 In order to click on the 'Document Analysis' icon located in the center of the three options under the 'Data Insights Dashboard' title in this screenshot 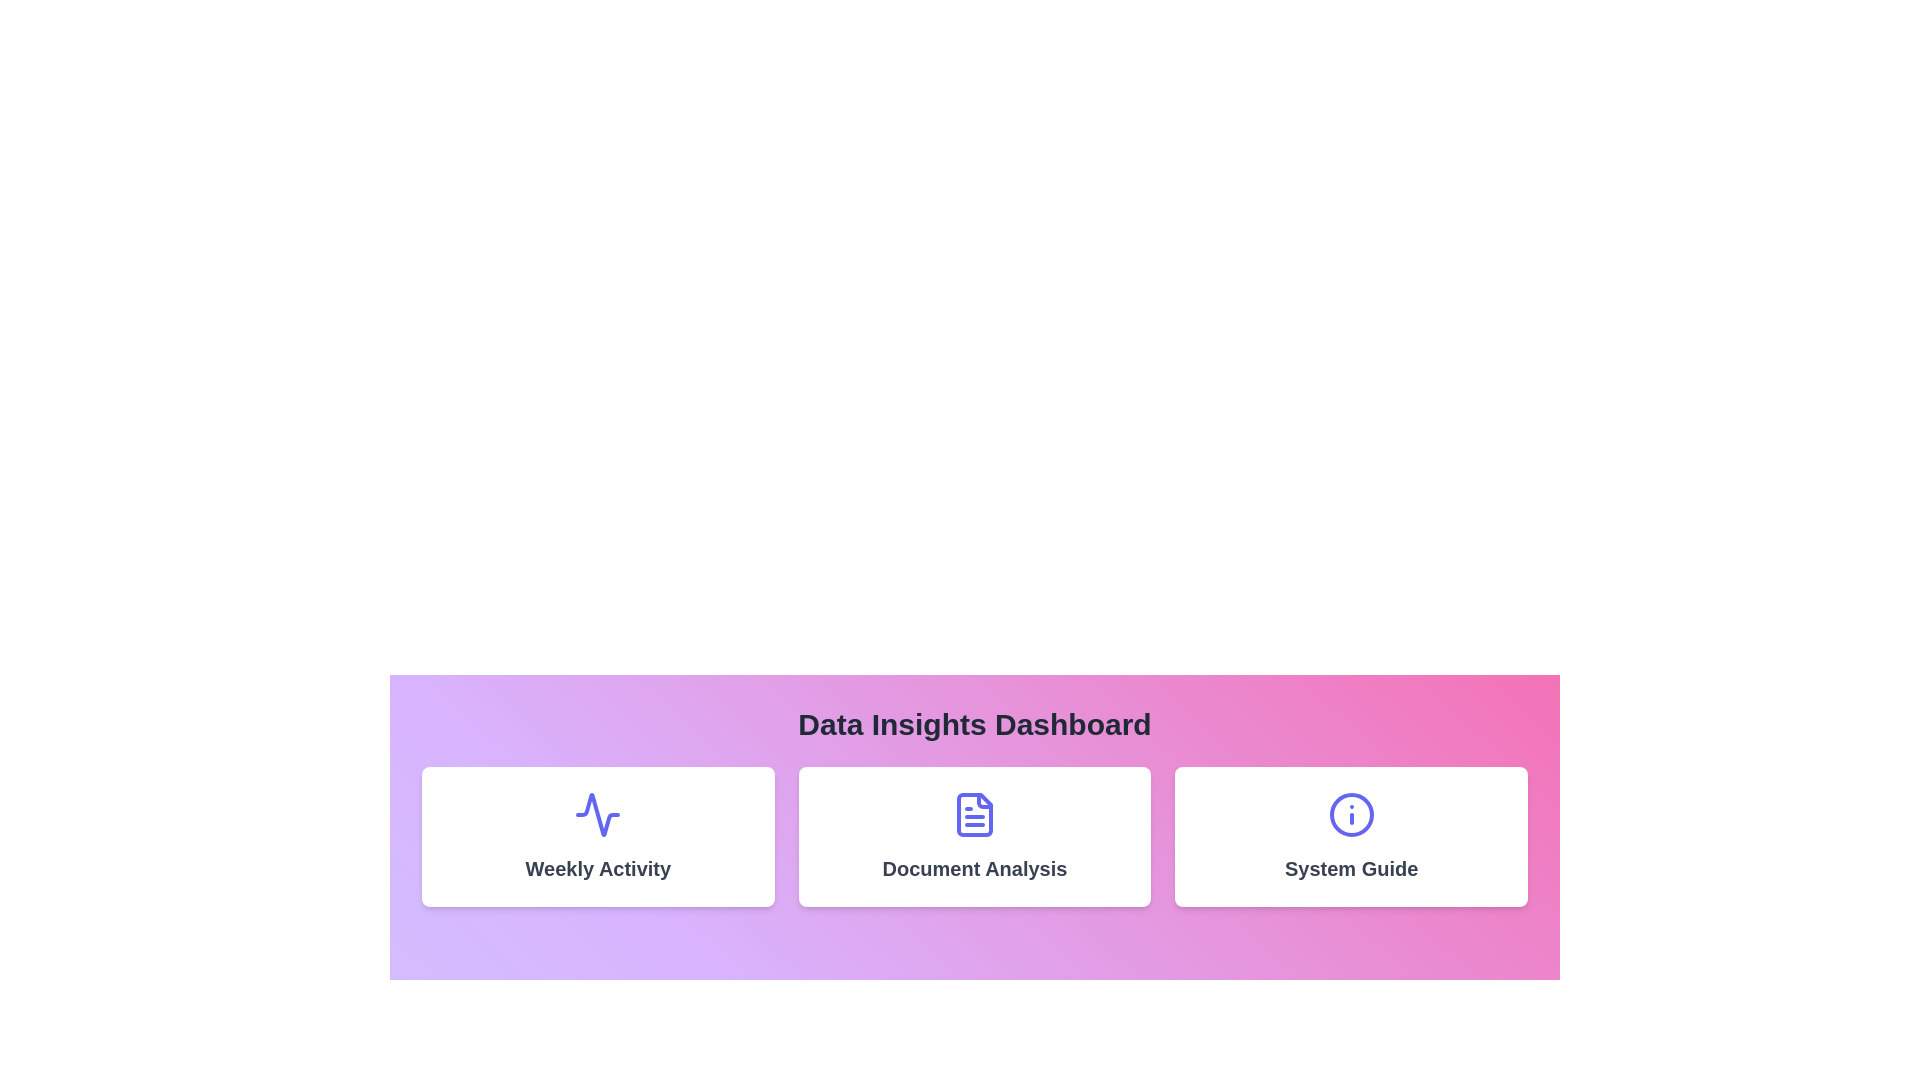, I will do `click(974, 814)`.